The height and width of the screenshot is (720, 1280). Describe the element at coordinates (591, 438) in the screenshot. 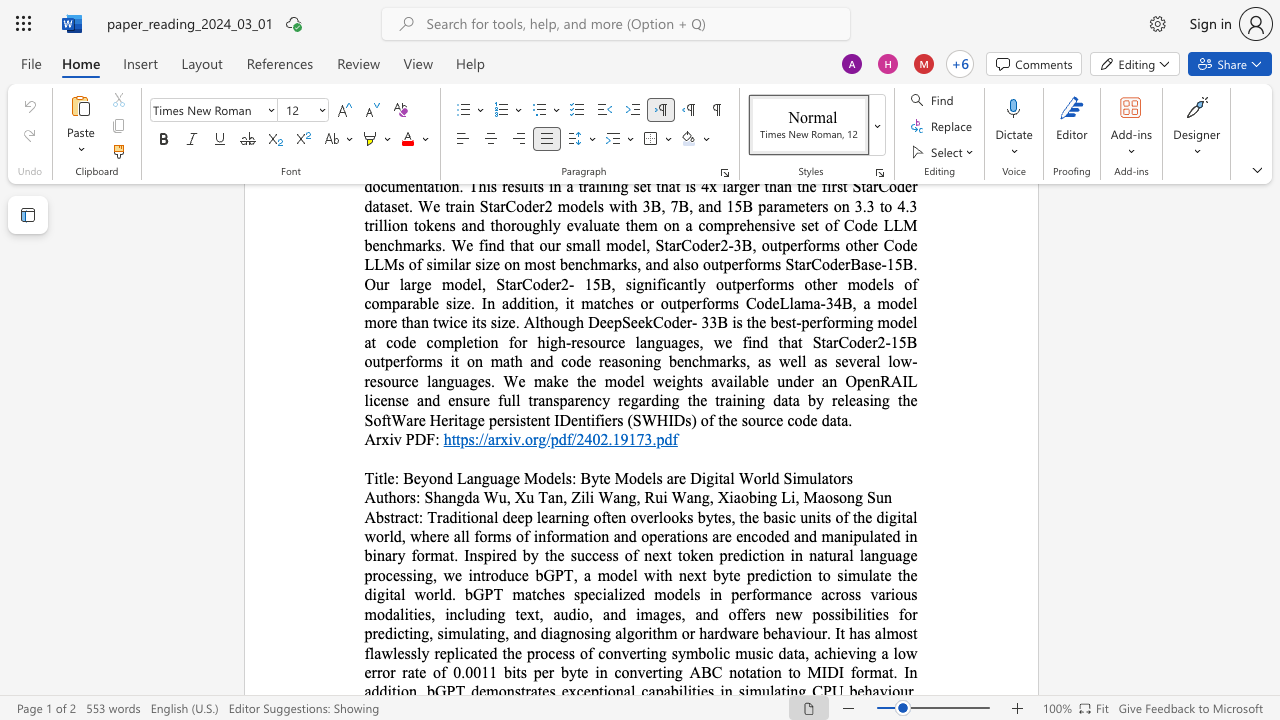

I see `the space between the continuous character "4" and "0" in the text` at that location.